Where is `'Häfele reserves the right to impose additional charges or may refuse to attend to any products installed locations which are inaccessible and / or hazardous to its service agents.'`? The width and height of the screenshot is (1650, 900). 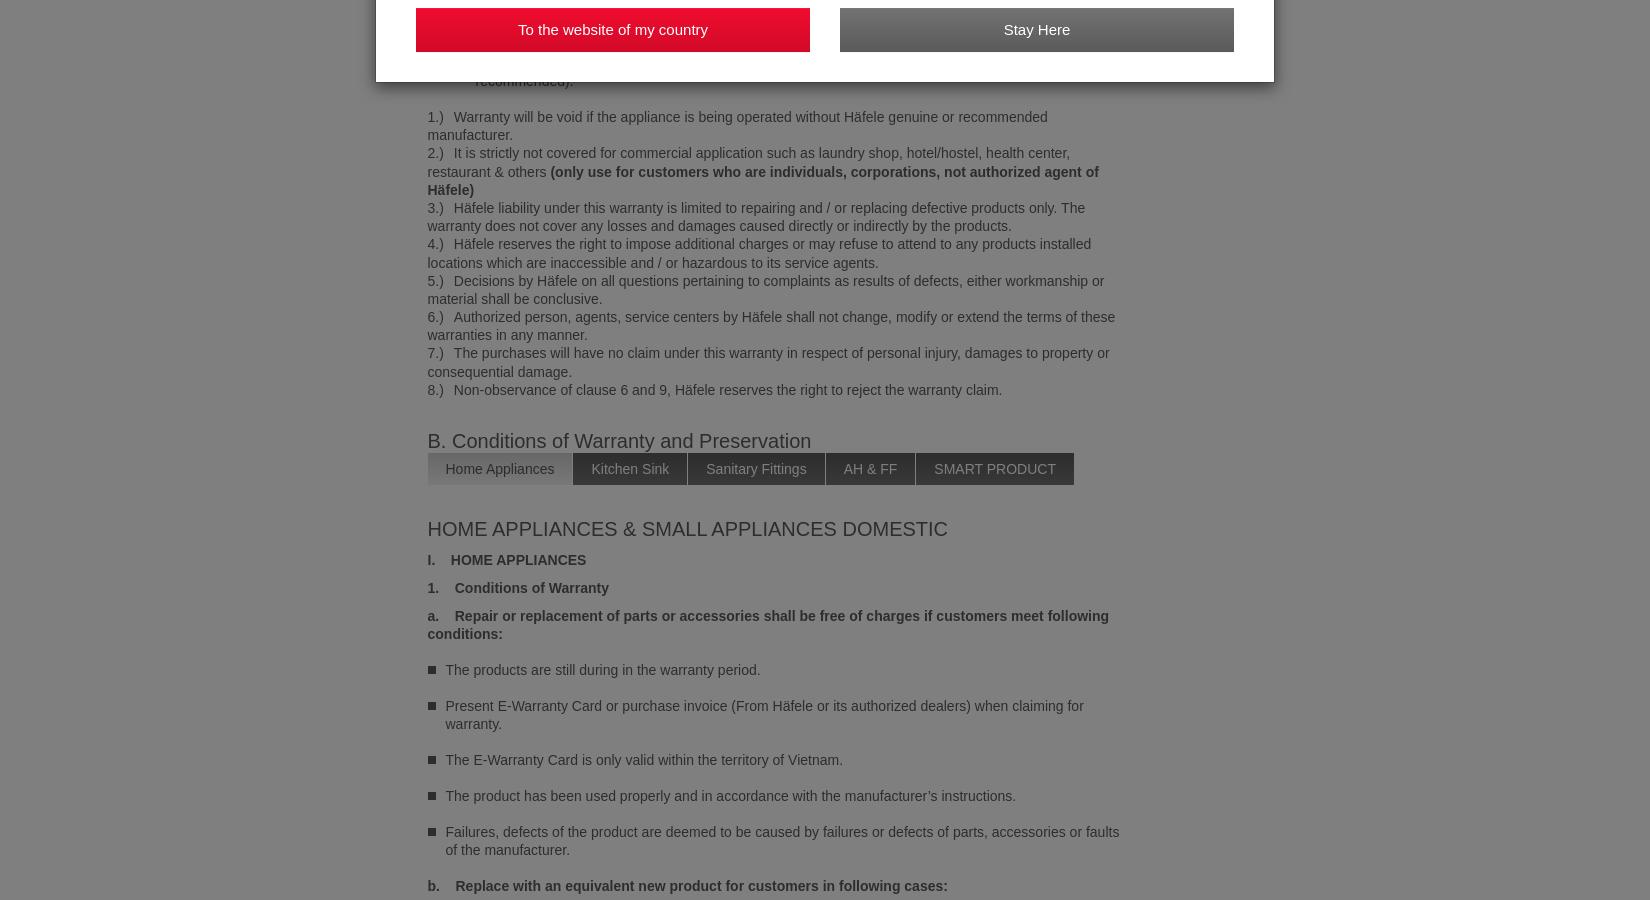
'Häfele reserves the right to impose additional charges or may refuse to attend to any products installed locations which are inaccessible and / or hazardous to its service agents.' is located at coordinates (758, 251).